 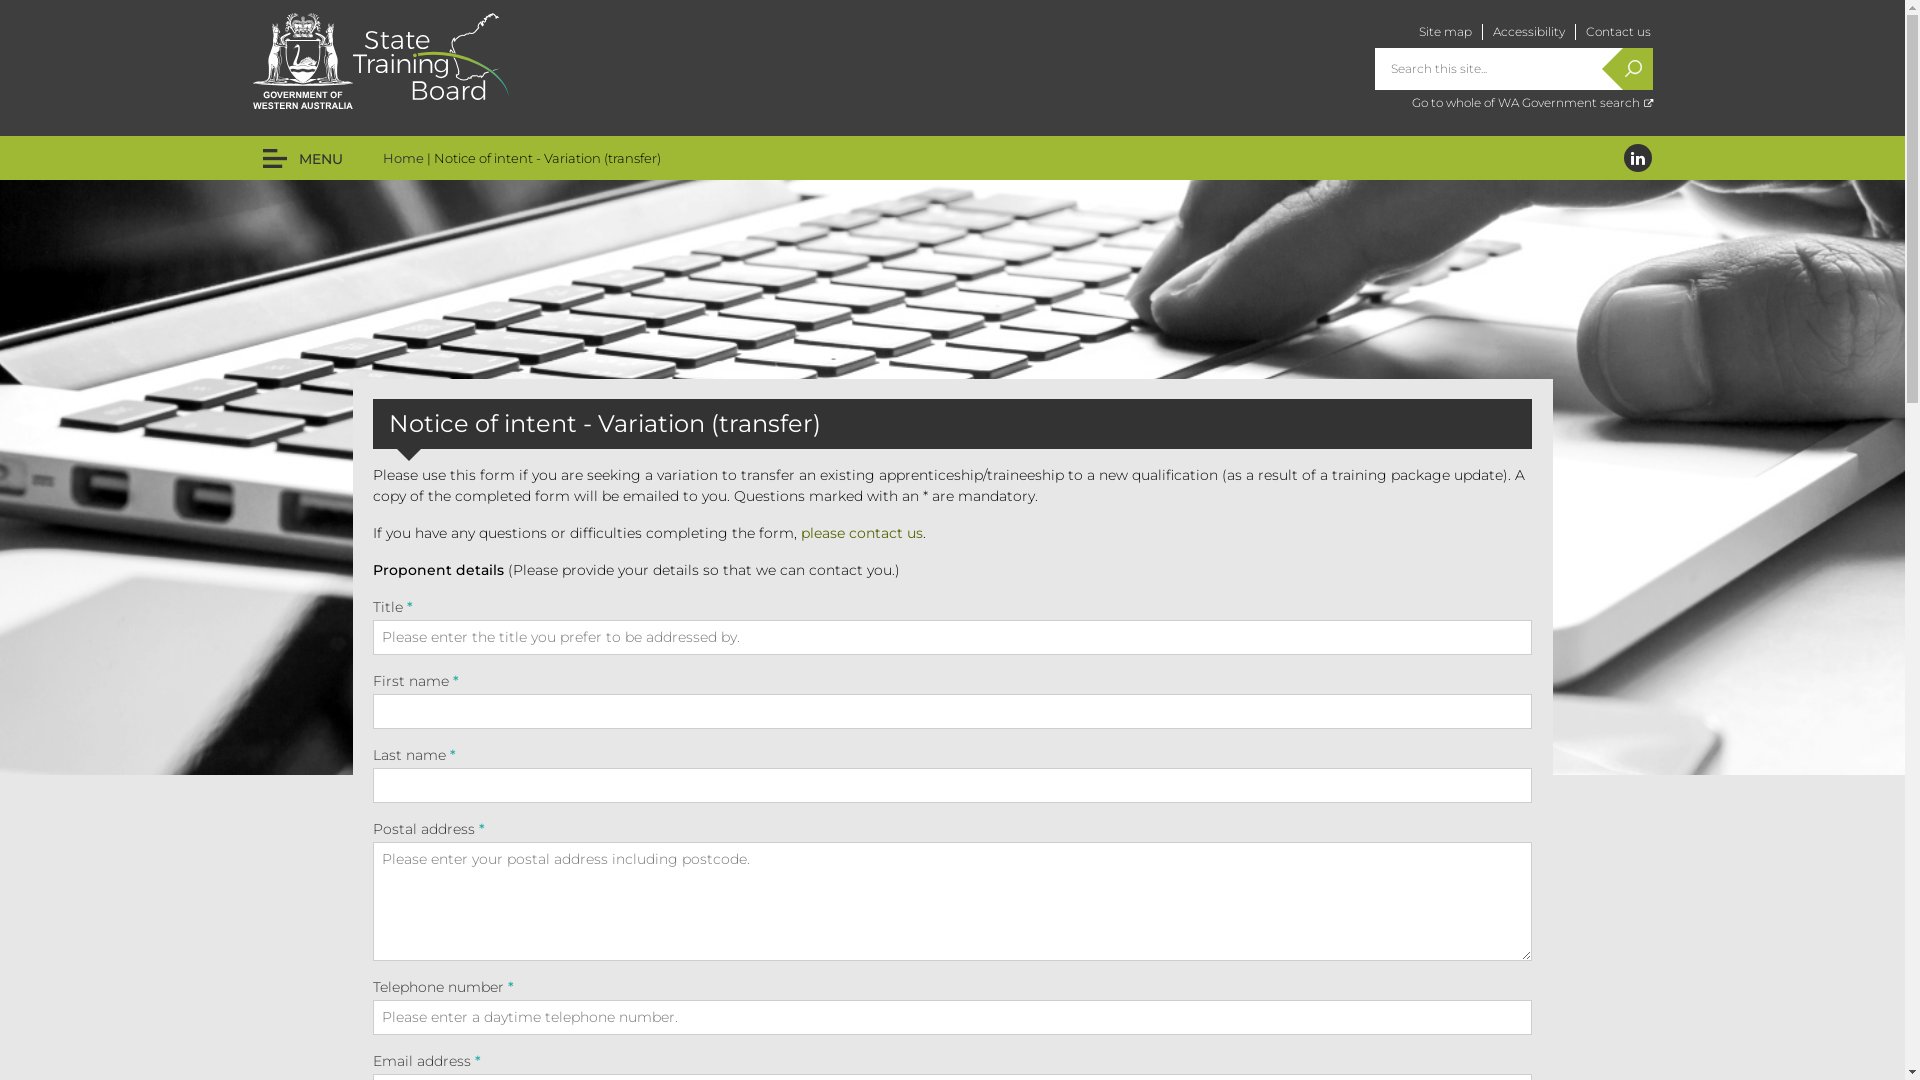 What do you see at coordinates (81, 0) in the screenshot?
I see `'Skip to main content'` at bounding box center [81, 0].